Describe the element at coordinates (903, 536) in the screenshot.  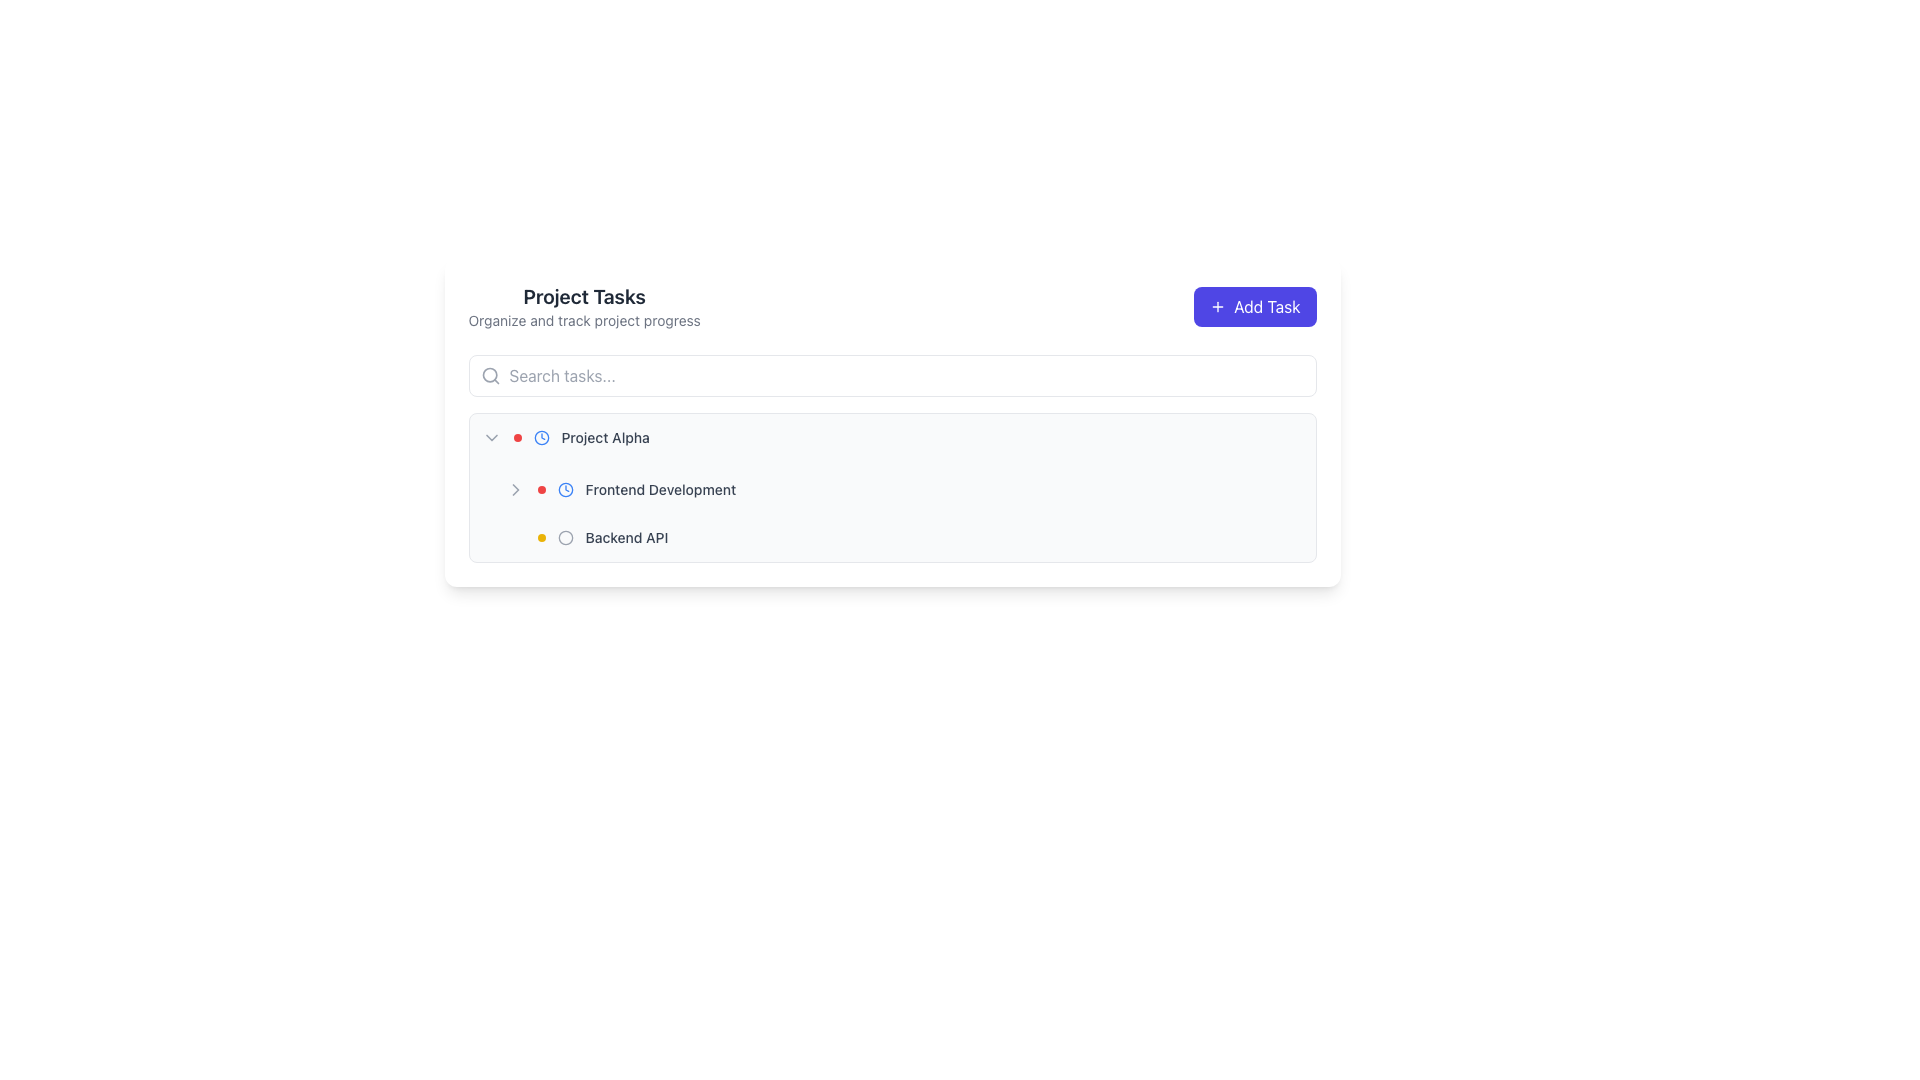
I see `the task item for 'Backend API' associated with Charlie, located` at that location.